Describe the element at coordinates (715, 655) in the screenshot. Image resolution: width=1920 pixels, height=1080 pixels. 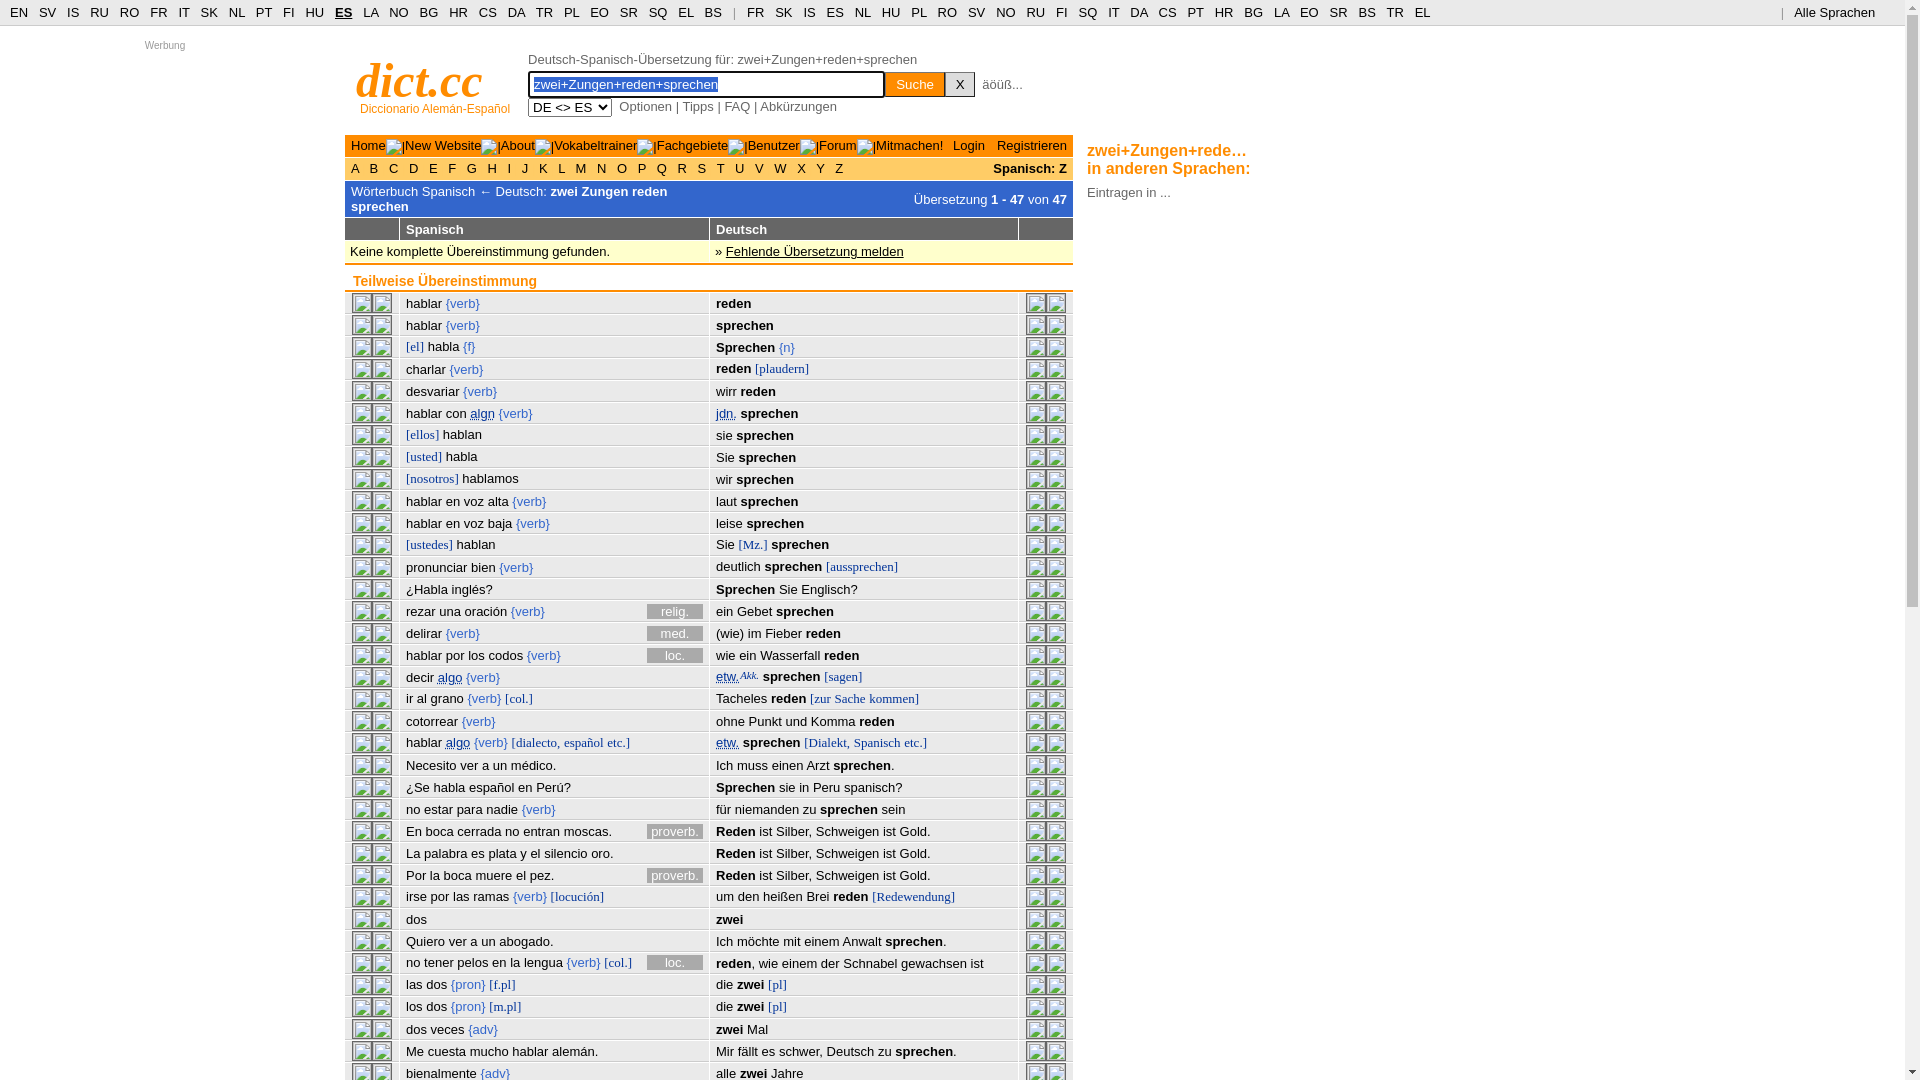
I see `'wie'` at that location.